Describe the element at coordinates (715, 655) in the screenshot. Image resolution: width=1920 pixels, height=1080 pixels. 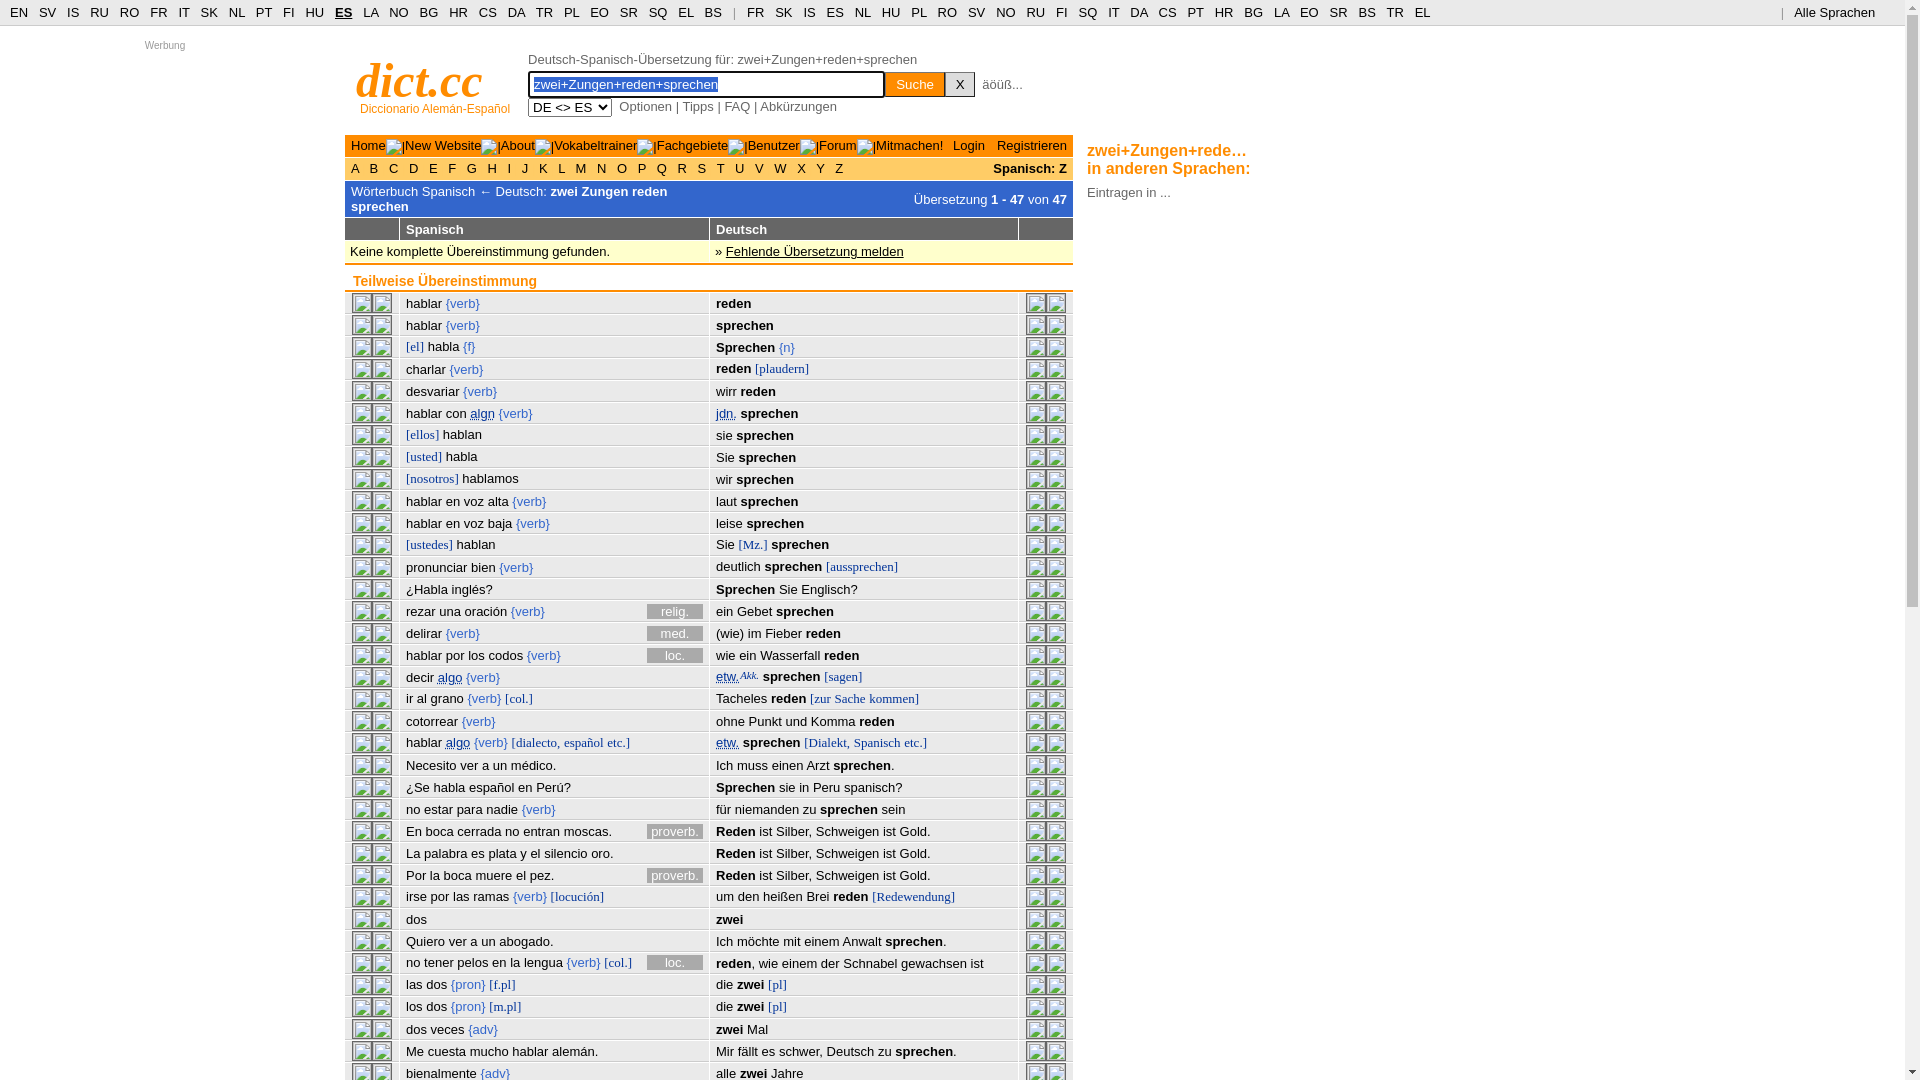
I see `'wie'` at that location.